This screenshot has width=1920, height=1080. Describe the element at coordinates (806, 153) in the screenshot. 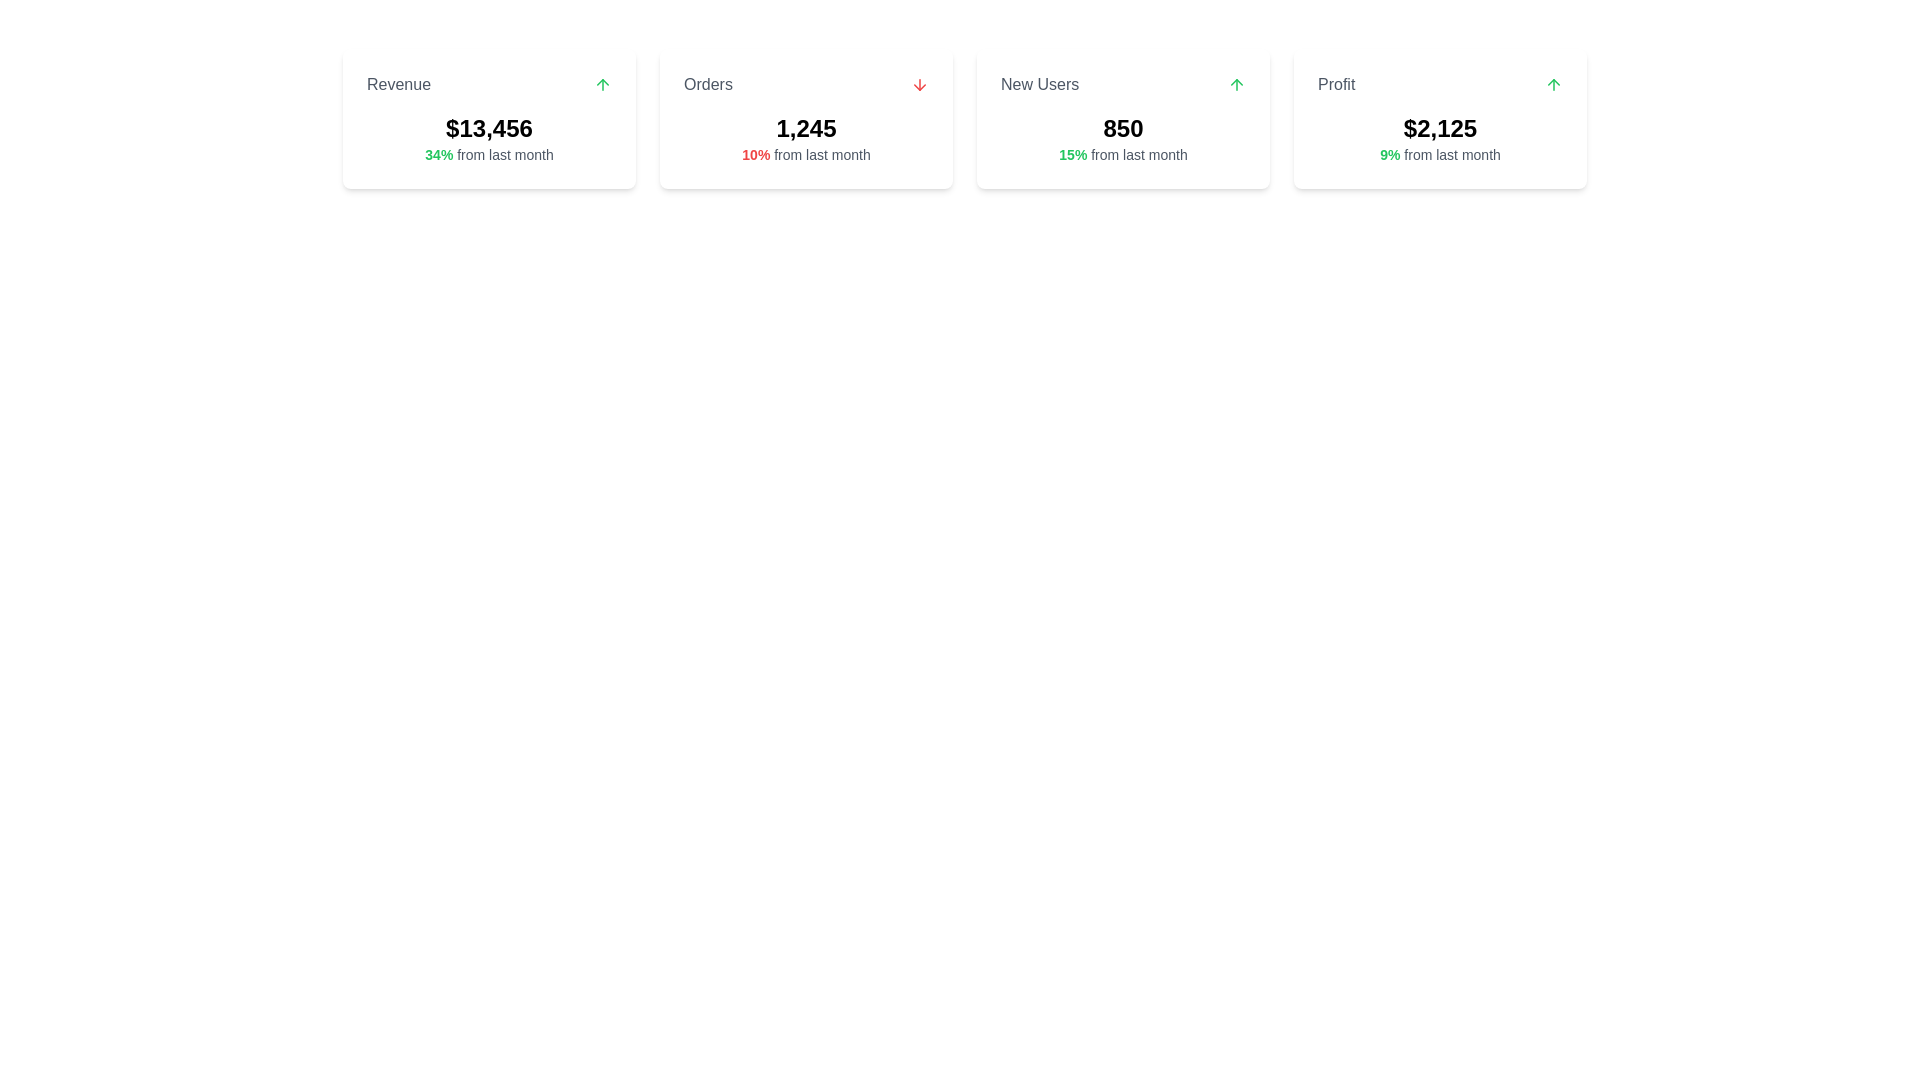

I see `the text label that indicates the change percentage from the previous month, located below the main bold number '1,245' in the 'Orders' card` at that location.